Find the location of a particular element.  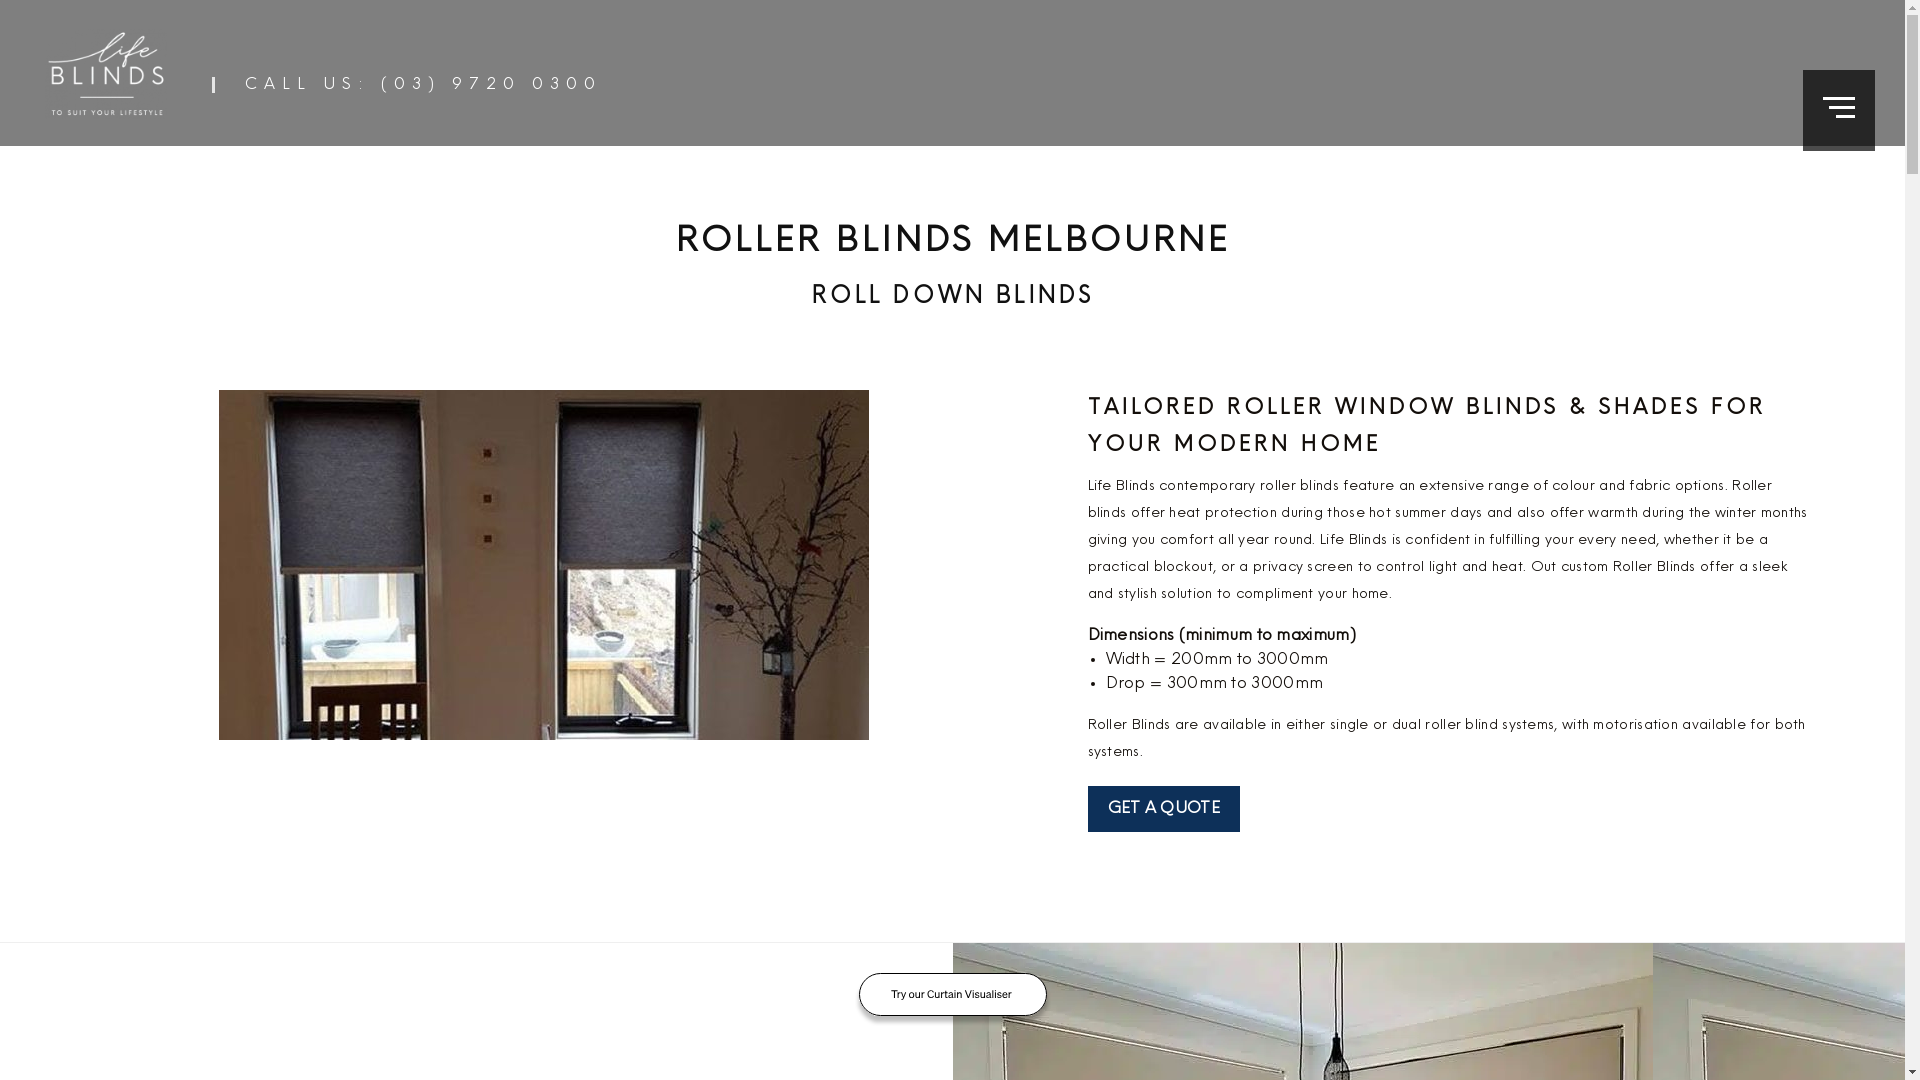

'GET A QUOTE' is located at coordinates (1163, 808).